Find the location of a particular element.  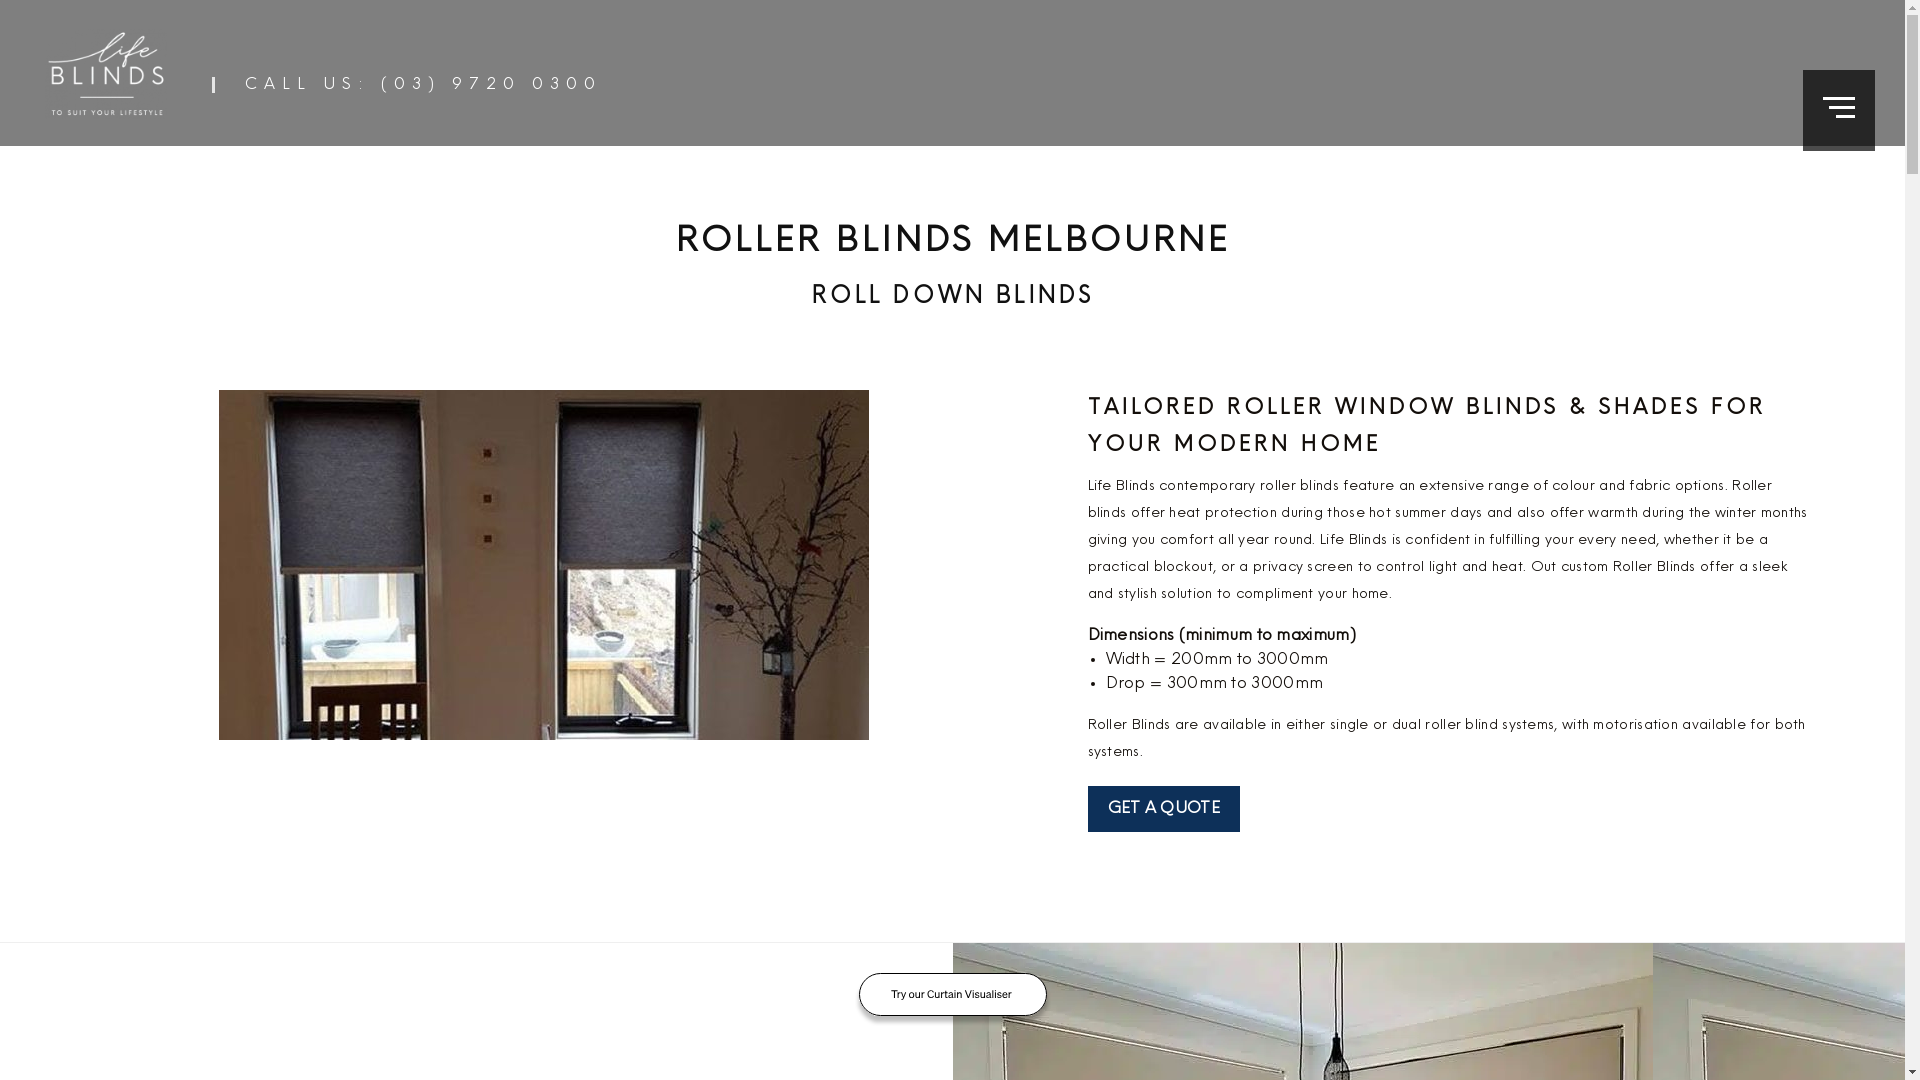

'GET A QUOTE' is located at coordinates (1163, 808).